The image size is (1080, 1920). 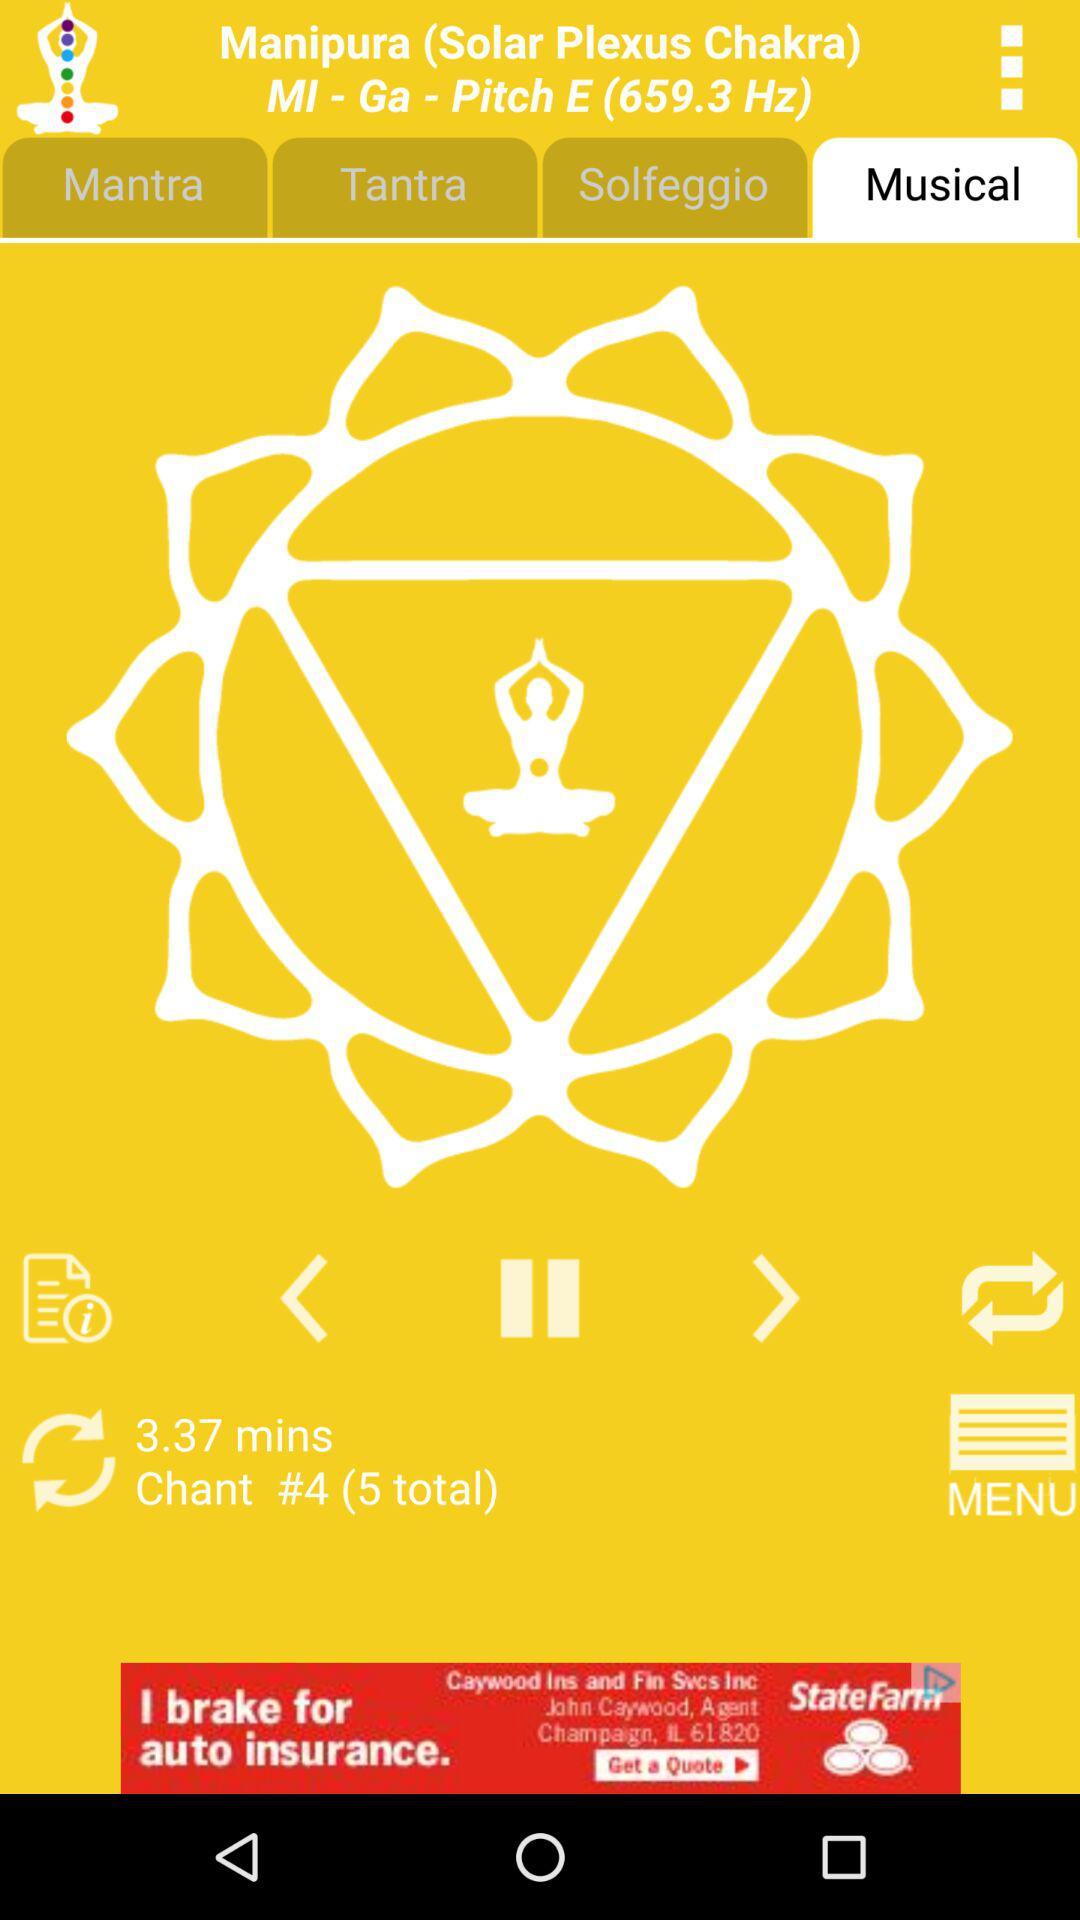 What do you see at coordinates (540, 1727) in the screenshot?
I see `interact with advertisement` at bounding box center [540, 1727].